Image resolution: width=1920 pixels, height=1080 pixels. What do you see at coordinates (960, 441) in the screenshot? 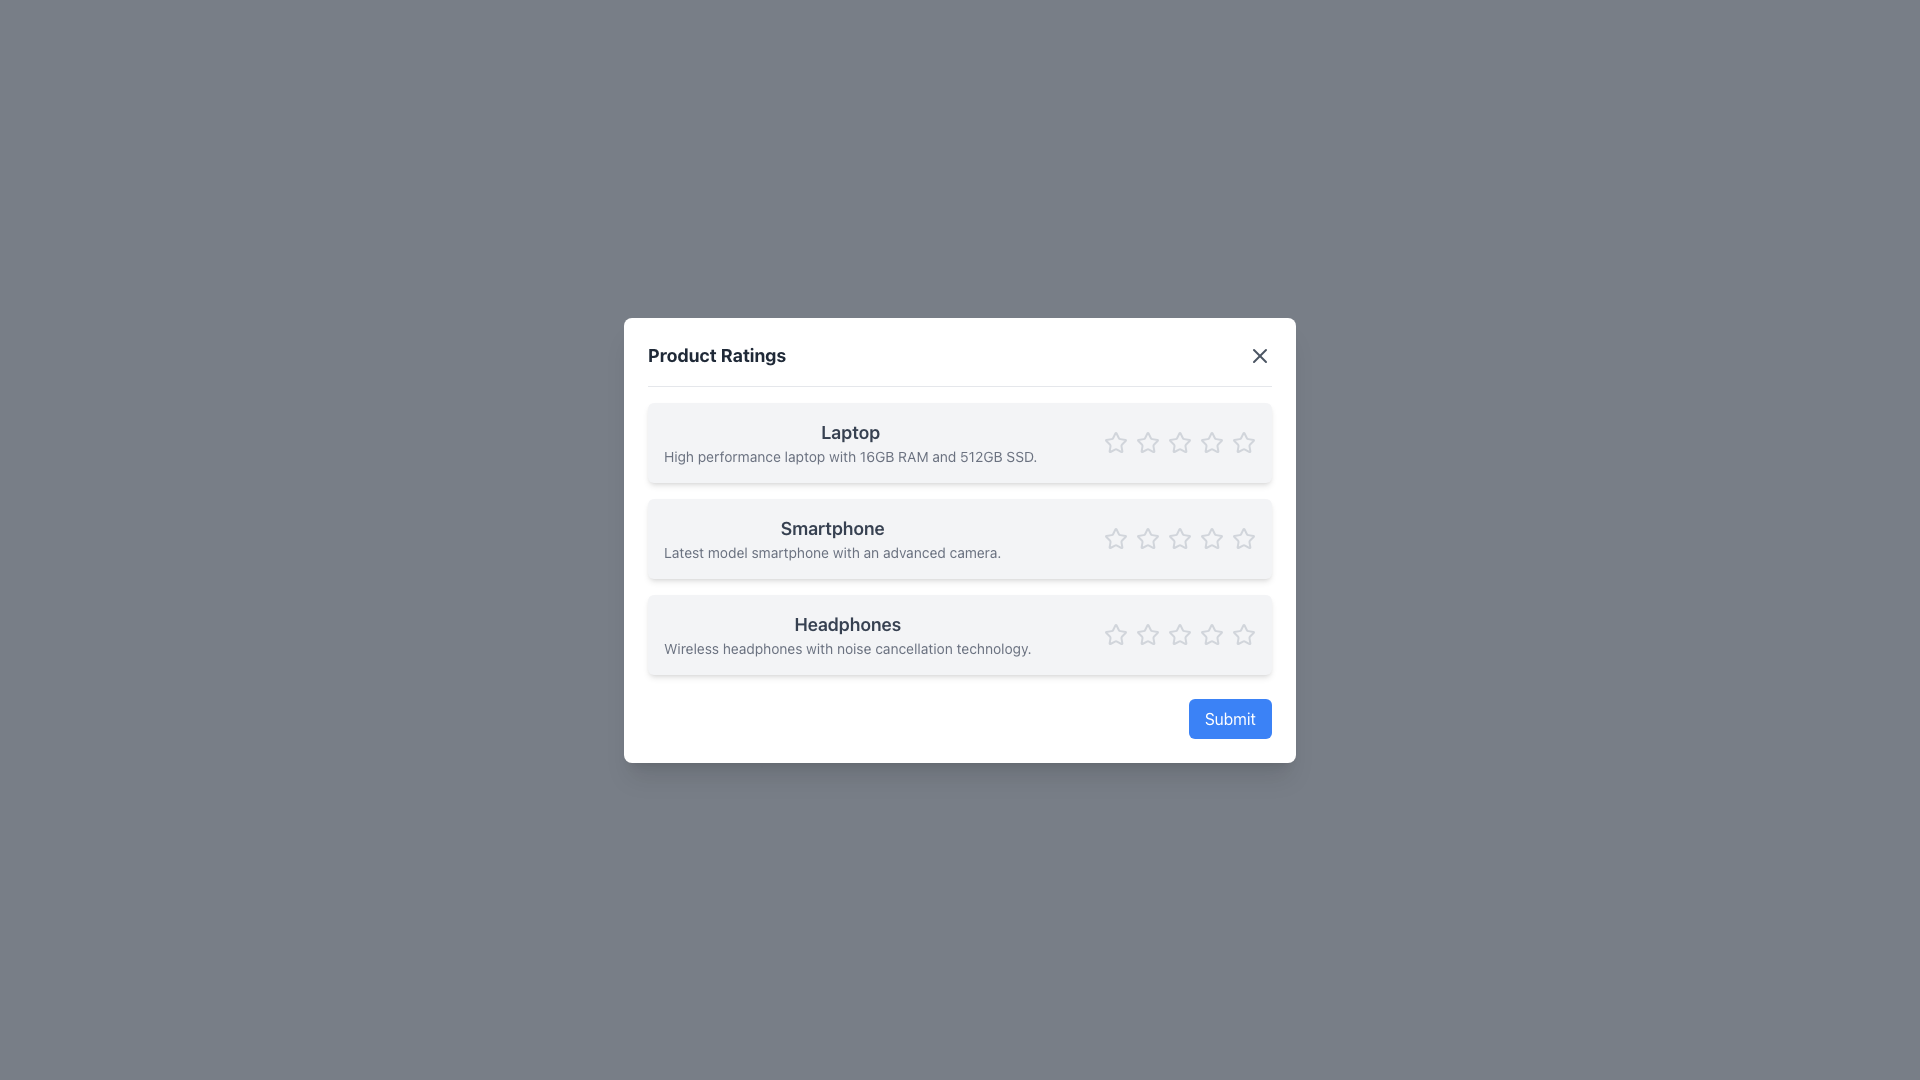
I see `the rating stars in the first product card within the 'Product Ratings' modal` at bounding box center [960, 441].